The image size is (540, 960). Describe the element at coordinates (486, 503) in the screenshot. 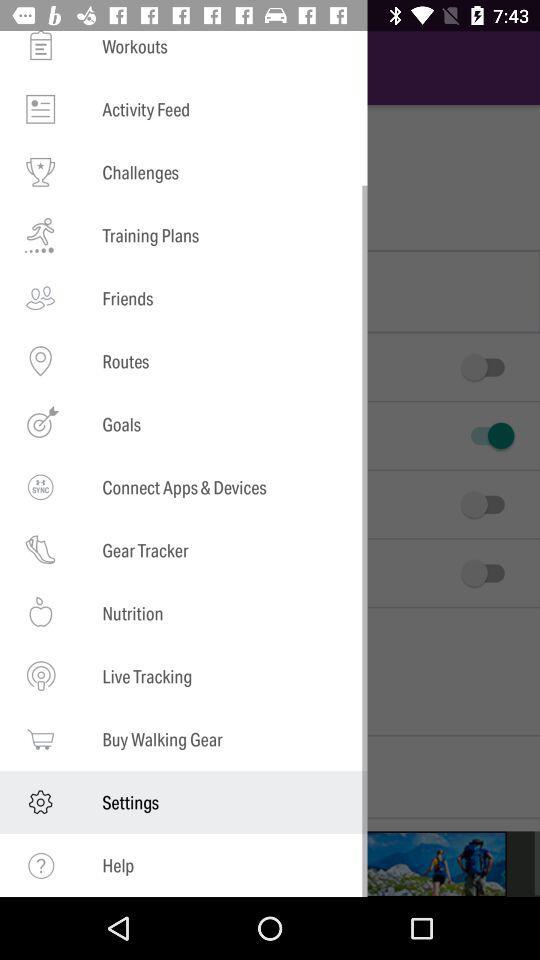

I see `third switch` at that location.